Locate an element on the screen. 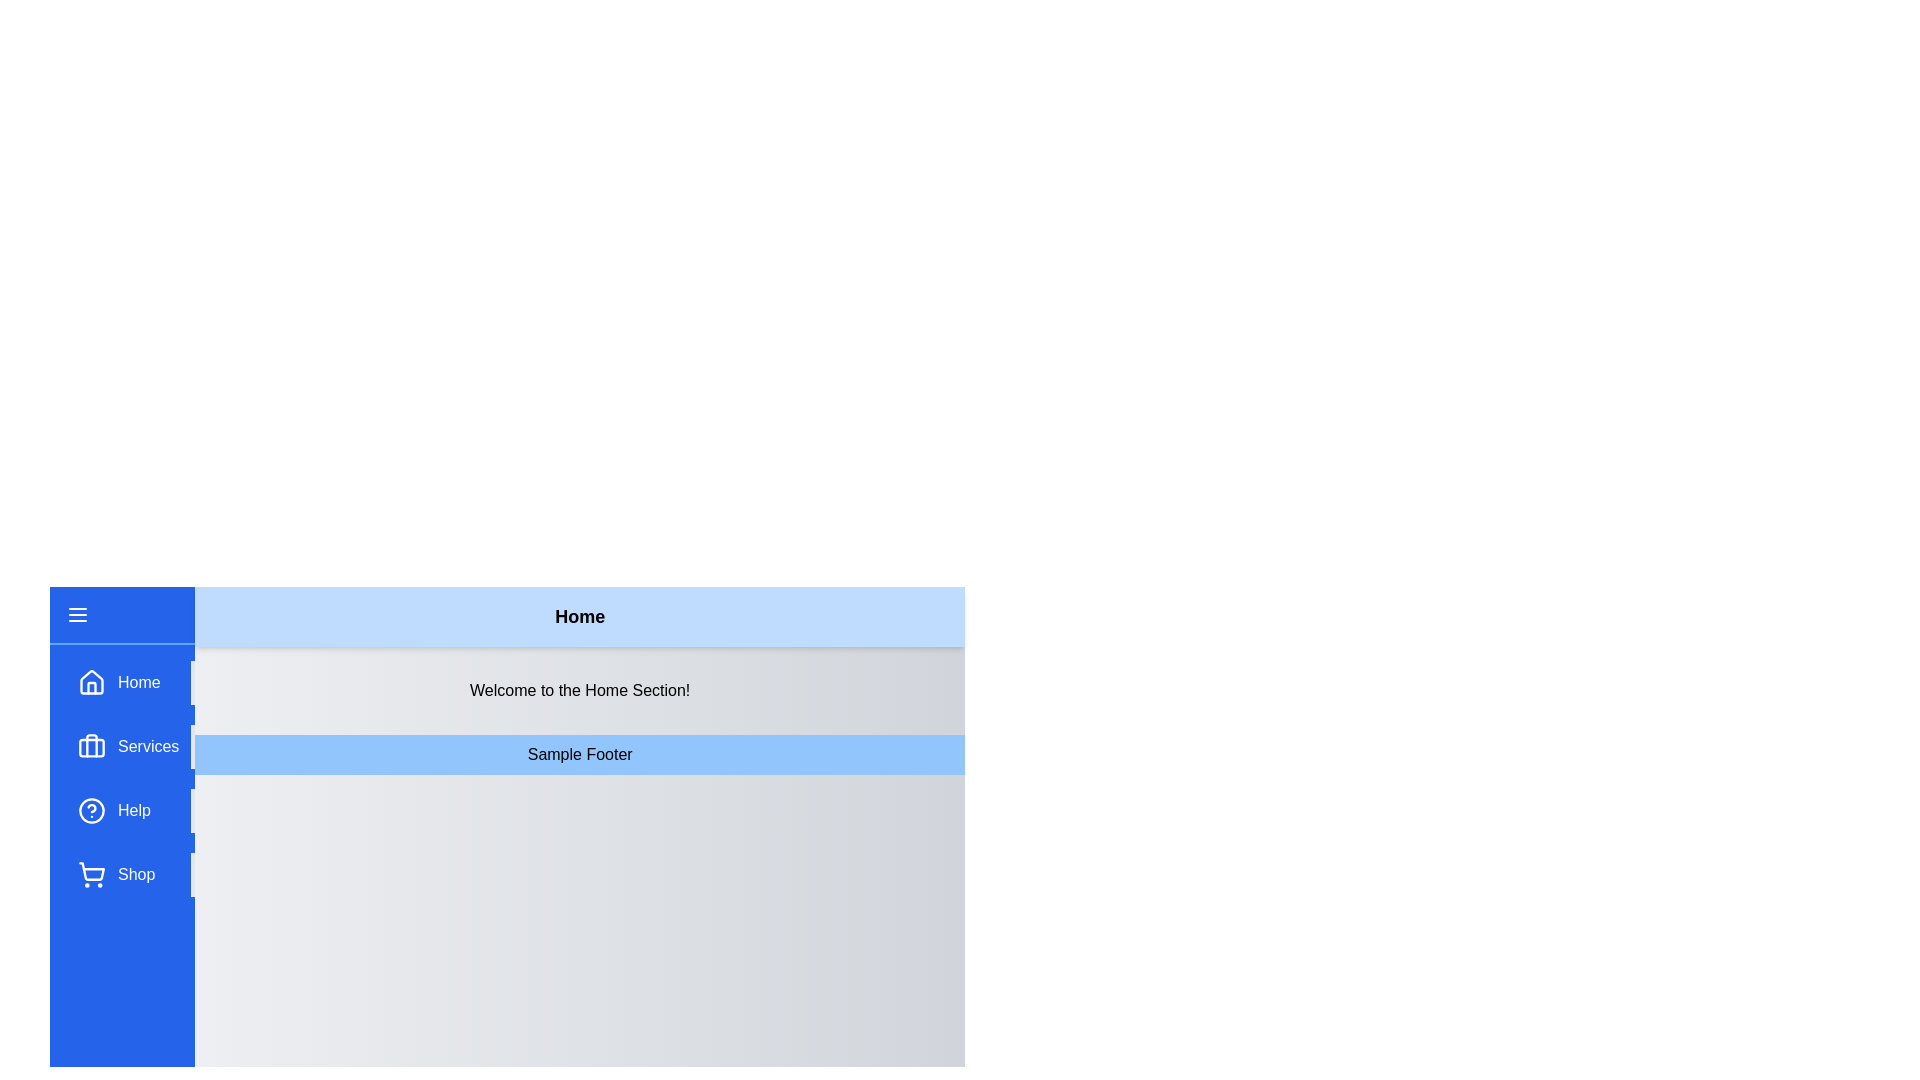 This screenshot has width=1920, height=1080. the third navigational button in the vertical list located on the left sidebar is located at coordinates (129, 810).